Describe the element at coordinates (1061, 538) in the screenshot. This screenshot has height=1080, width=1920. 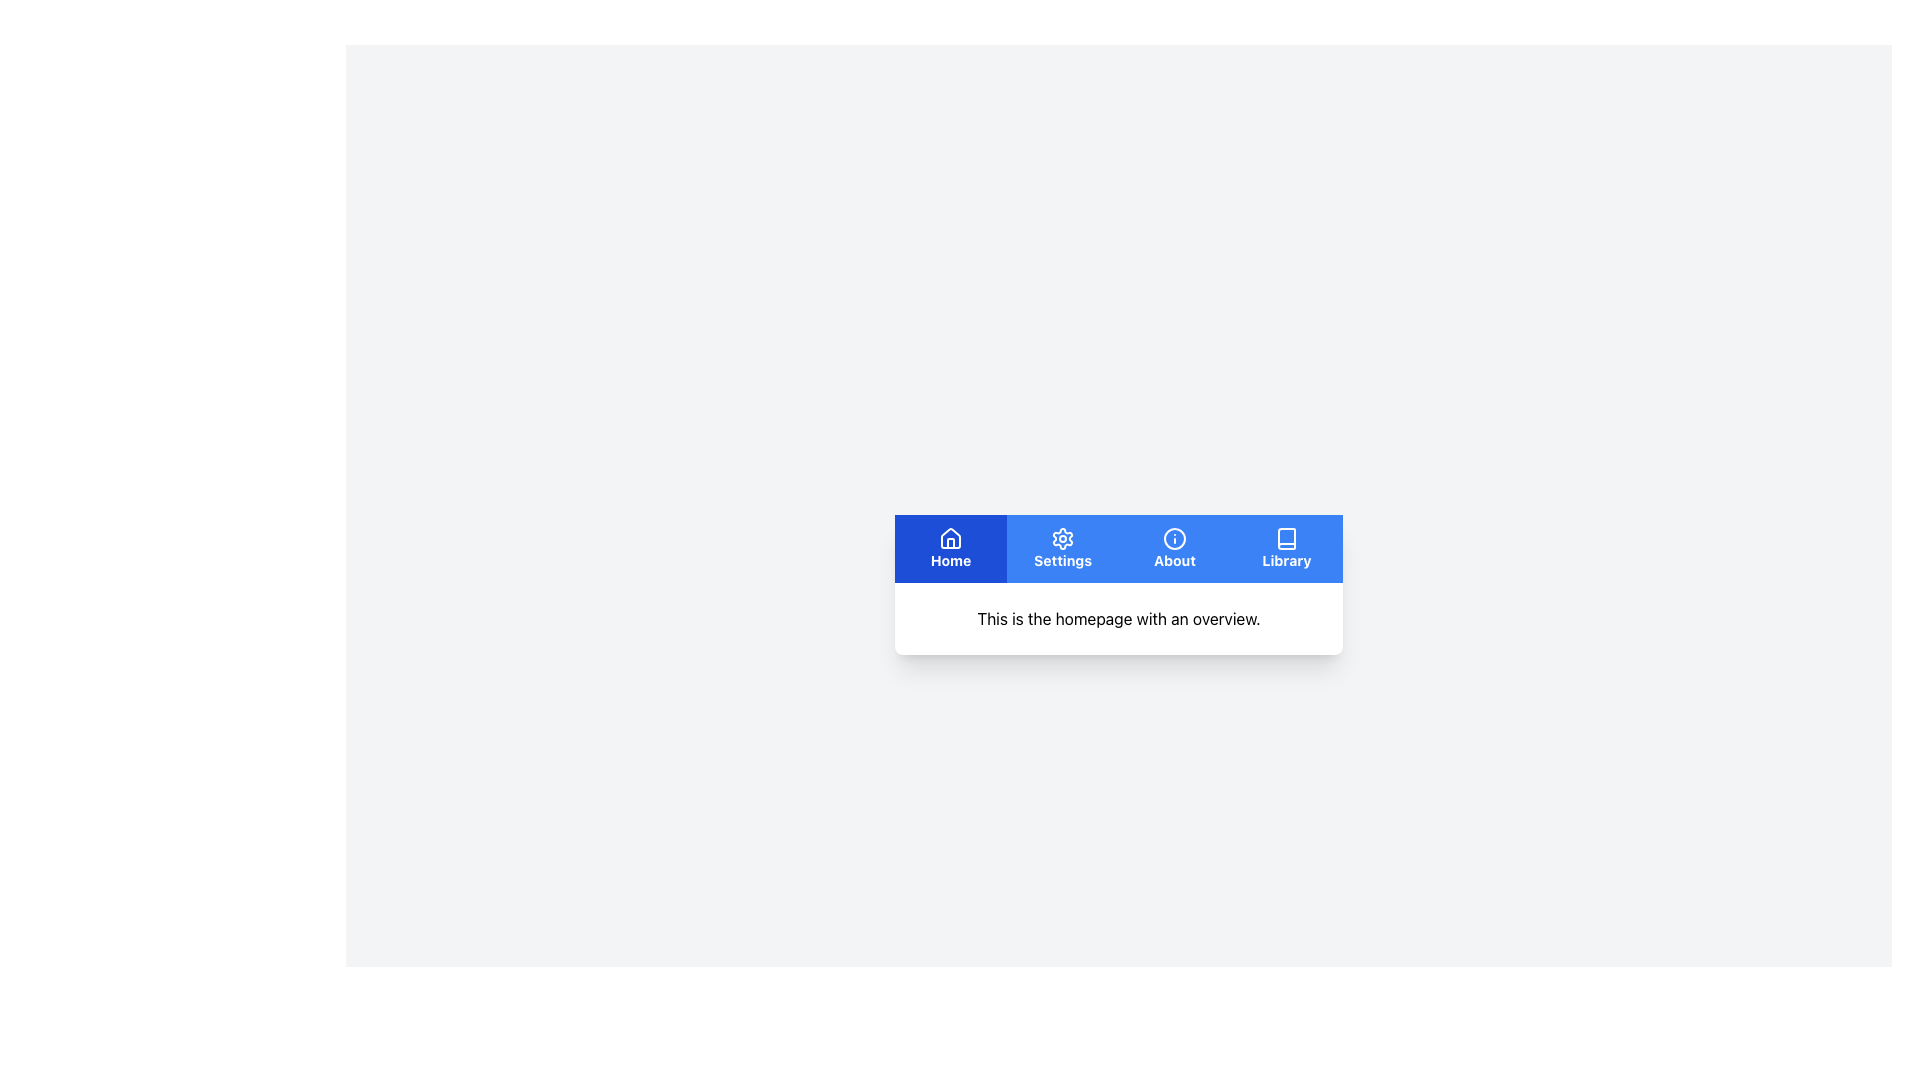
I see `the 'Settings' icon located in the navigation bar at the bottom of the interface` at that location.